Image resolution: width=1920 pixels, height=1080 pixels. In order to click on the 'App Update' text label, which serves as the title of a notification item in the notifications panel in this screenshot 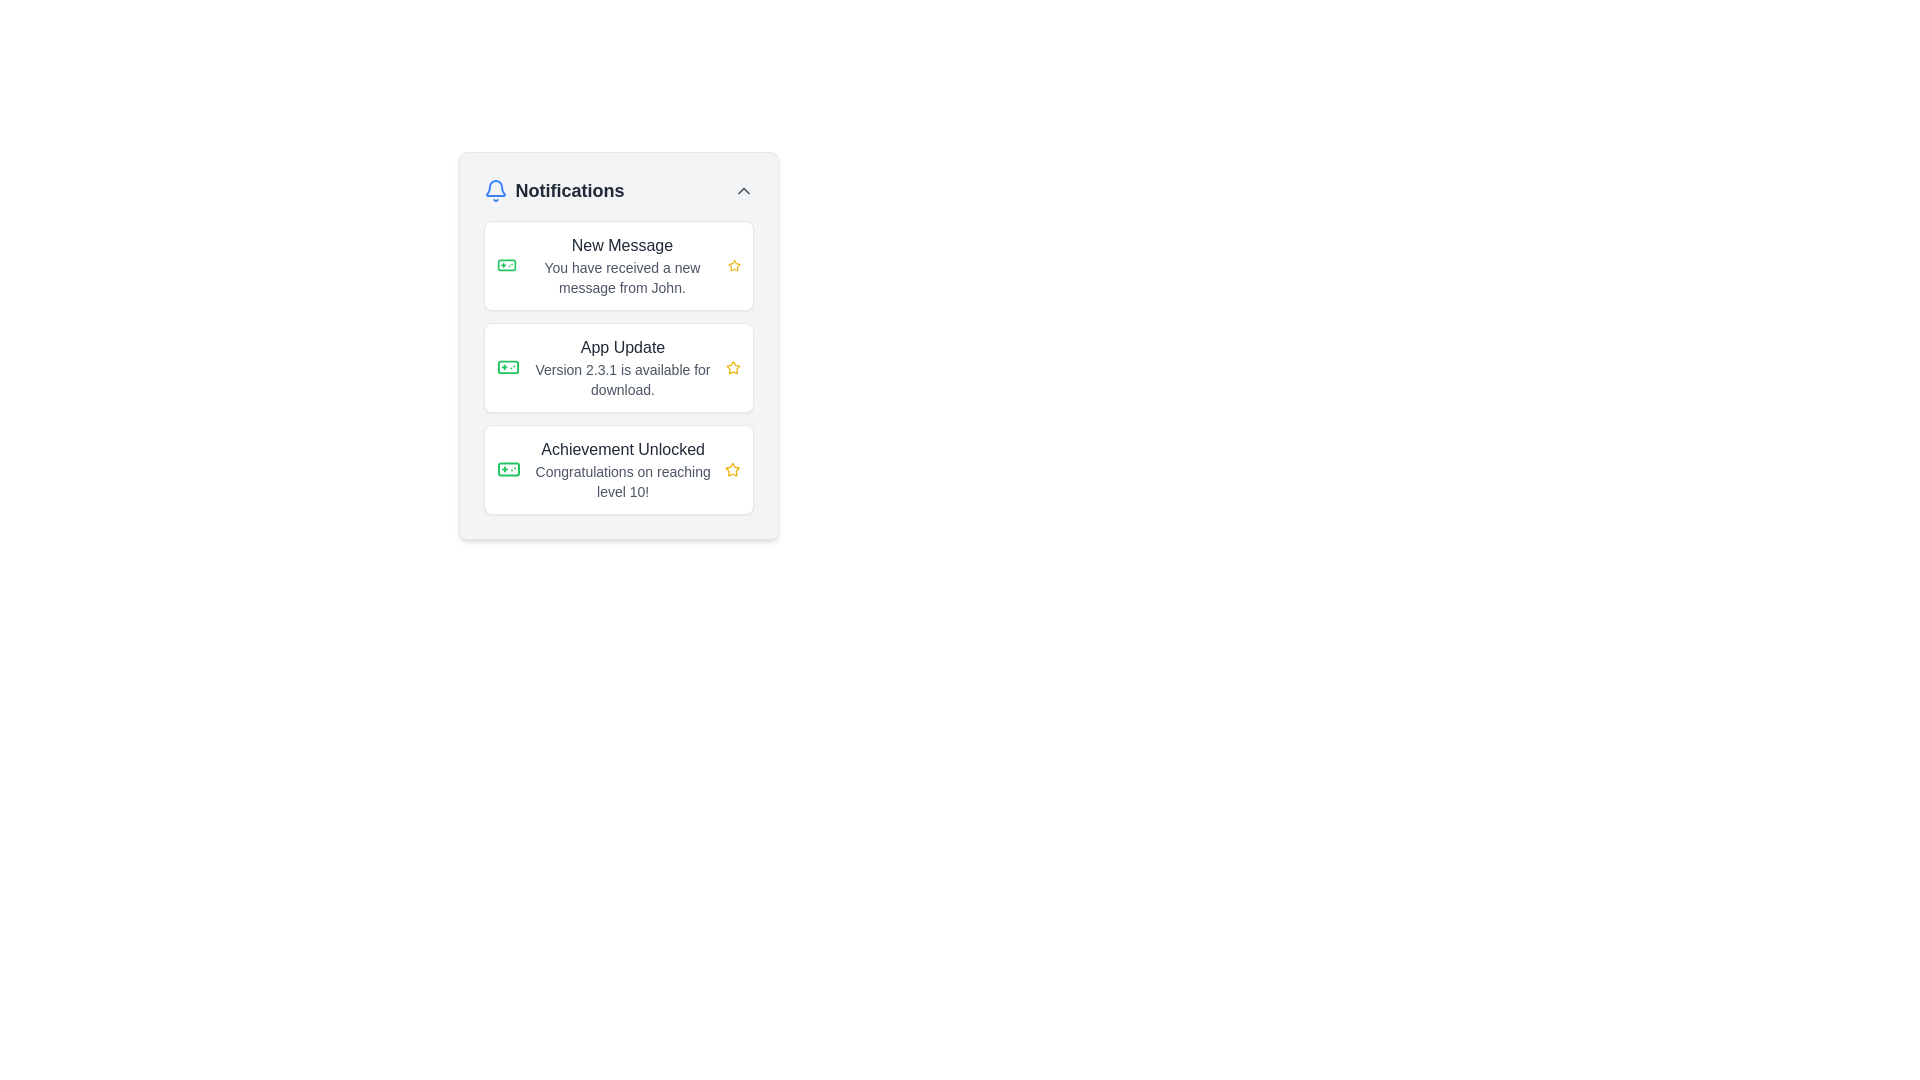, I will do `click(622, 346)`.